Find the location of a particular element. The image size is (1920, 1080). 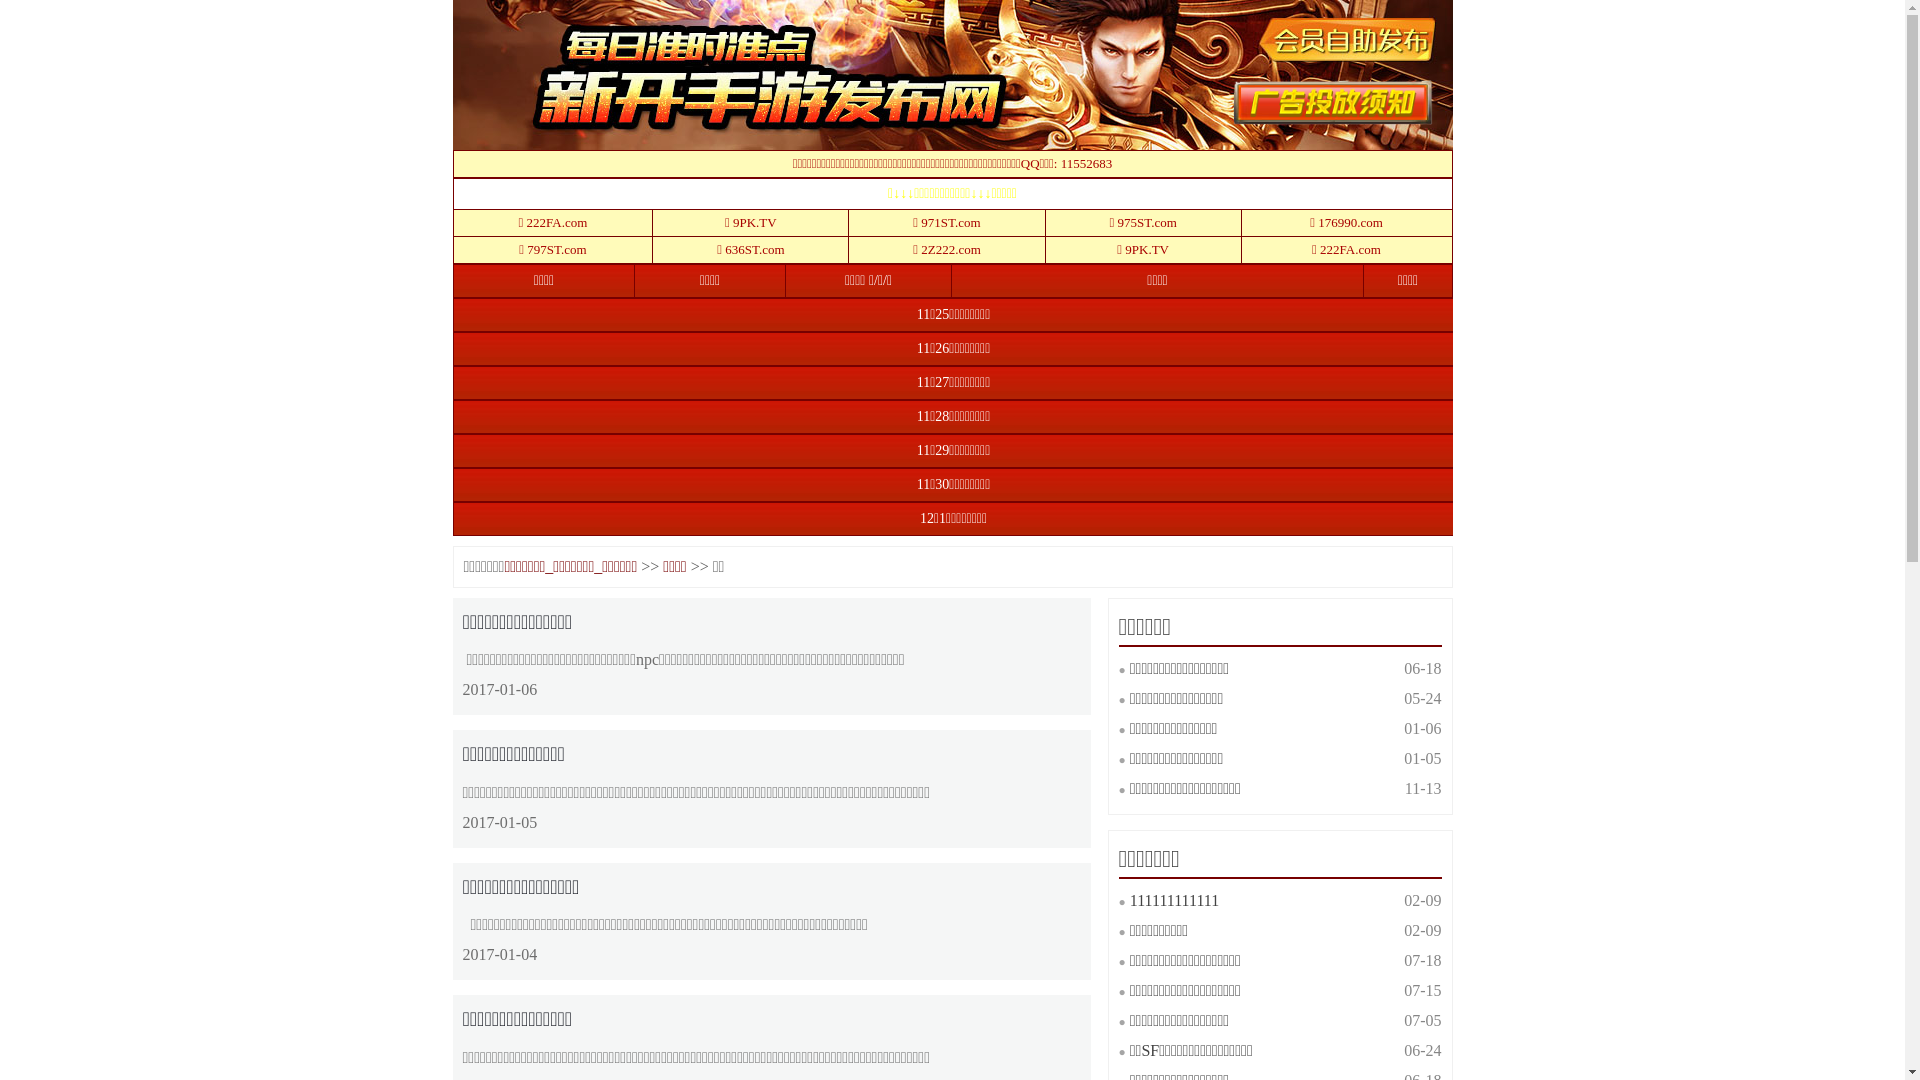

'111111111111' is located at coordinates (1129, 900).